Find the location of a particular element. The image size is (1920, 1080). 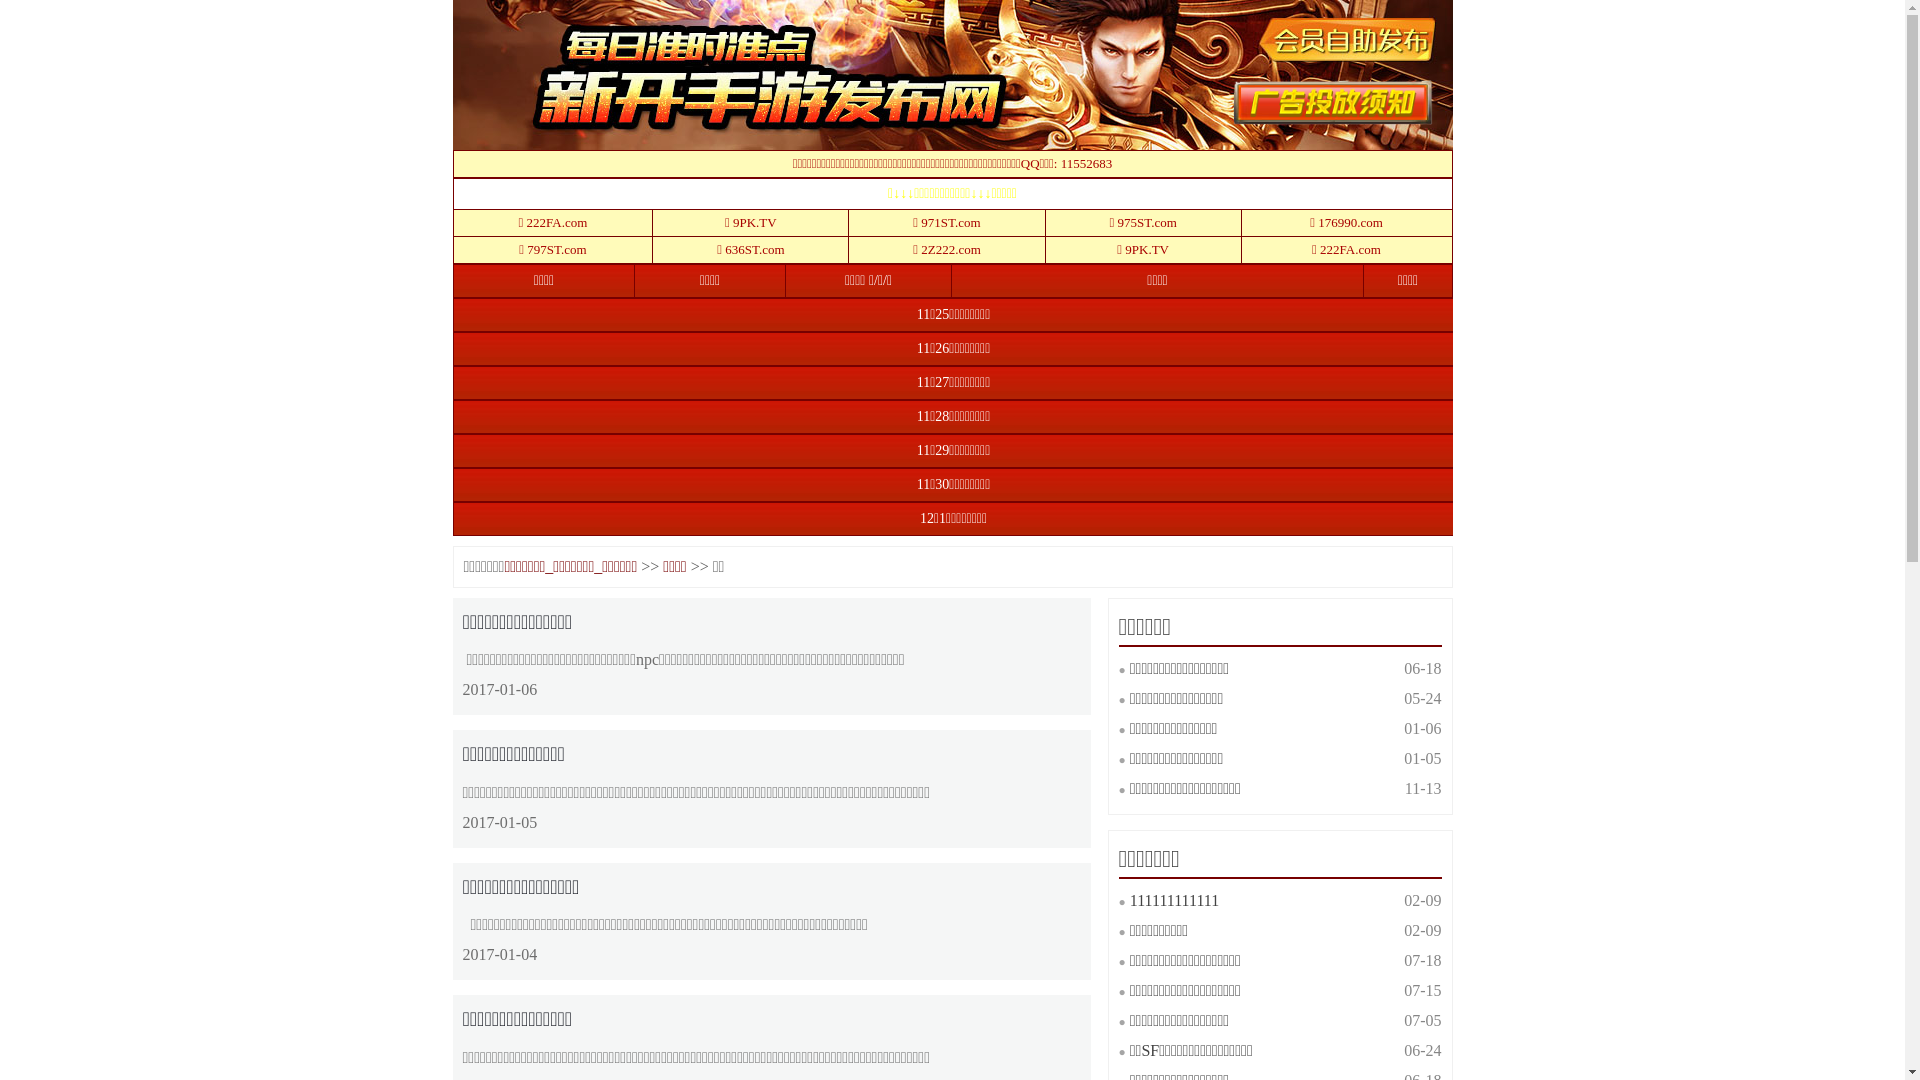

'111111111111' is located at coordinates (1129, 900).